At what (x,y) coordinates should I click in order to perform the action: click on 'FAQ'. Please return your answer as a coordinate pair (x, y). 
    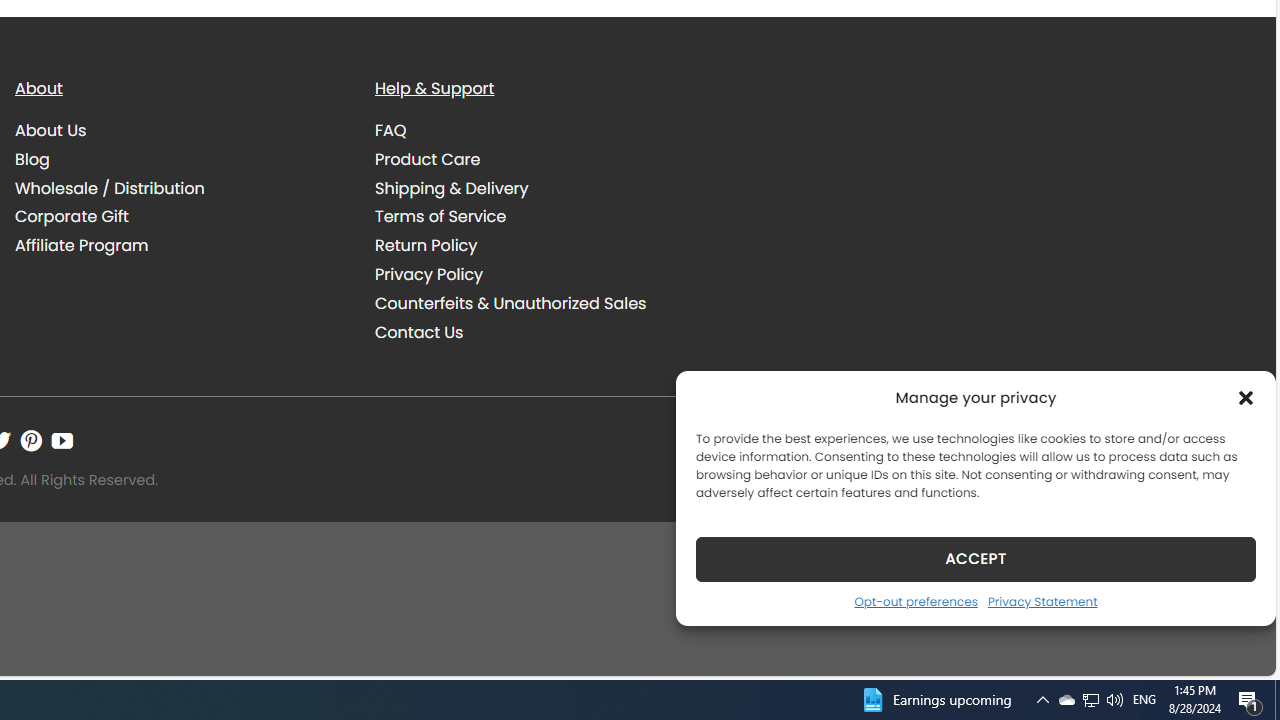
    Looking at the image, I should click on (540, 131).